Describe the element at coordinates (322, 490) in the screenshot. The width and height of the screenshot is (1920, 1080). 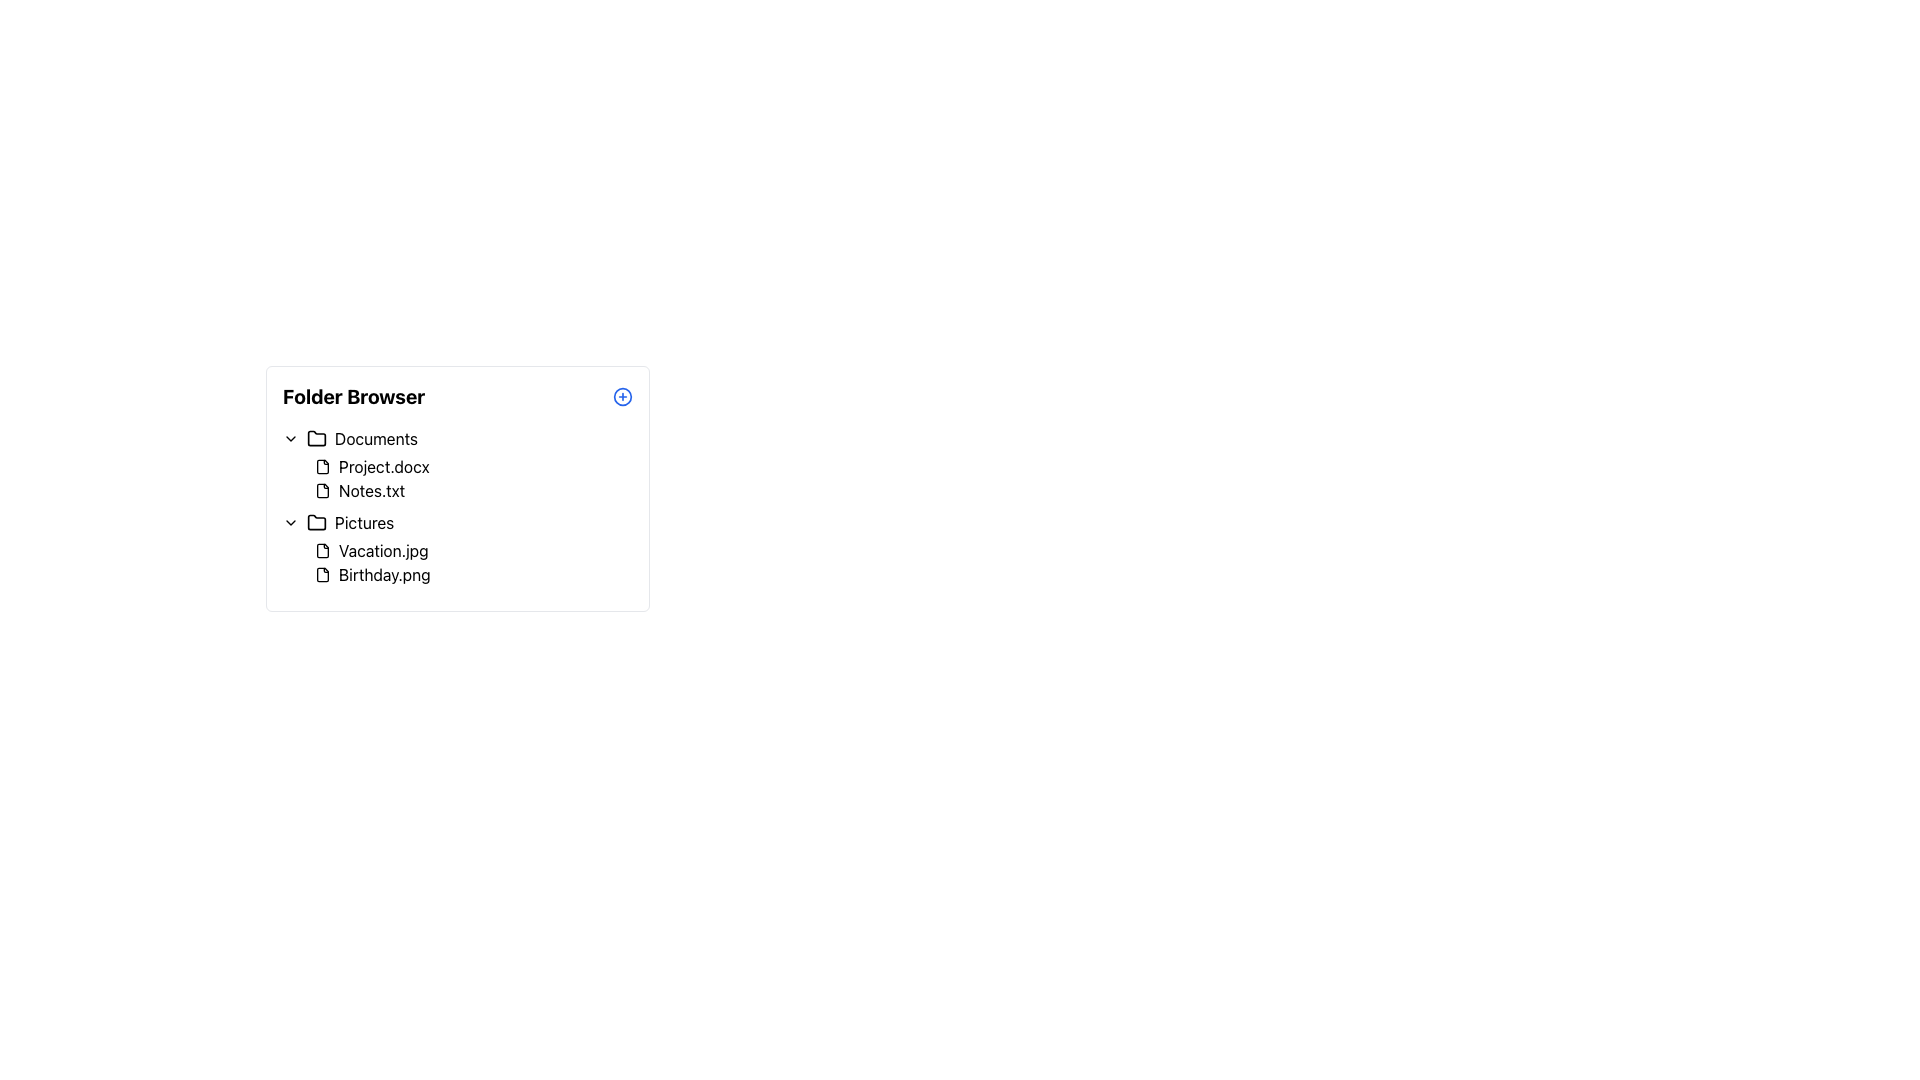
I see `the minimalist file icon located next to the text label 'Notes.txt' in the 'Documents' section of the folder browser interface` at that location.